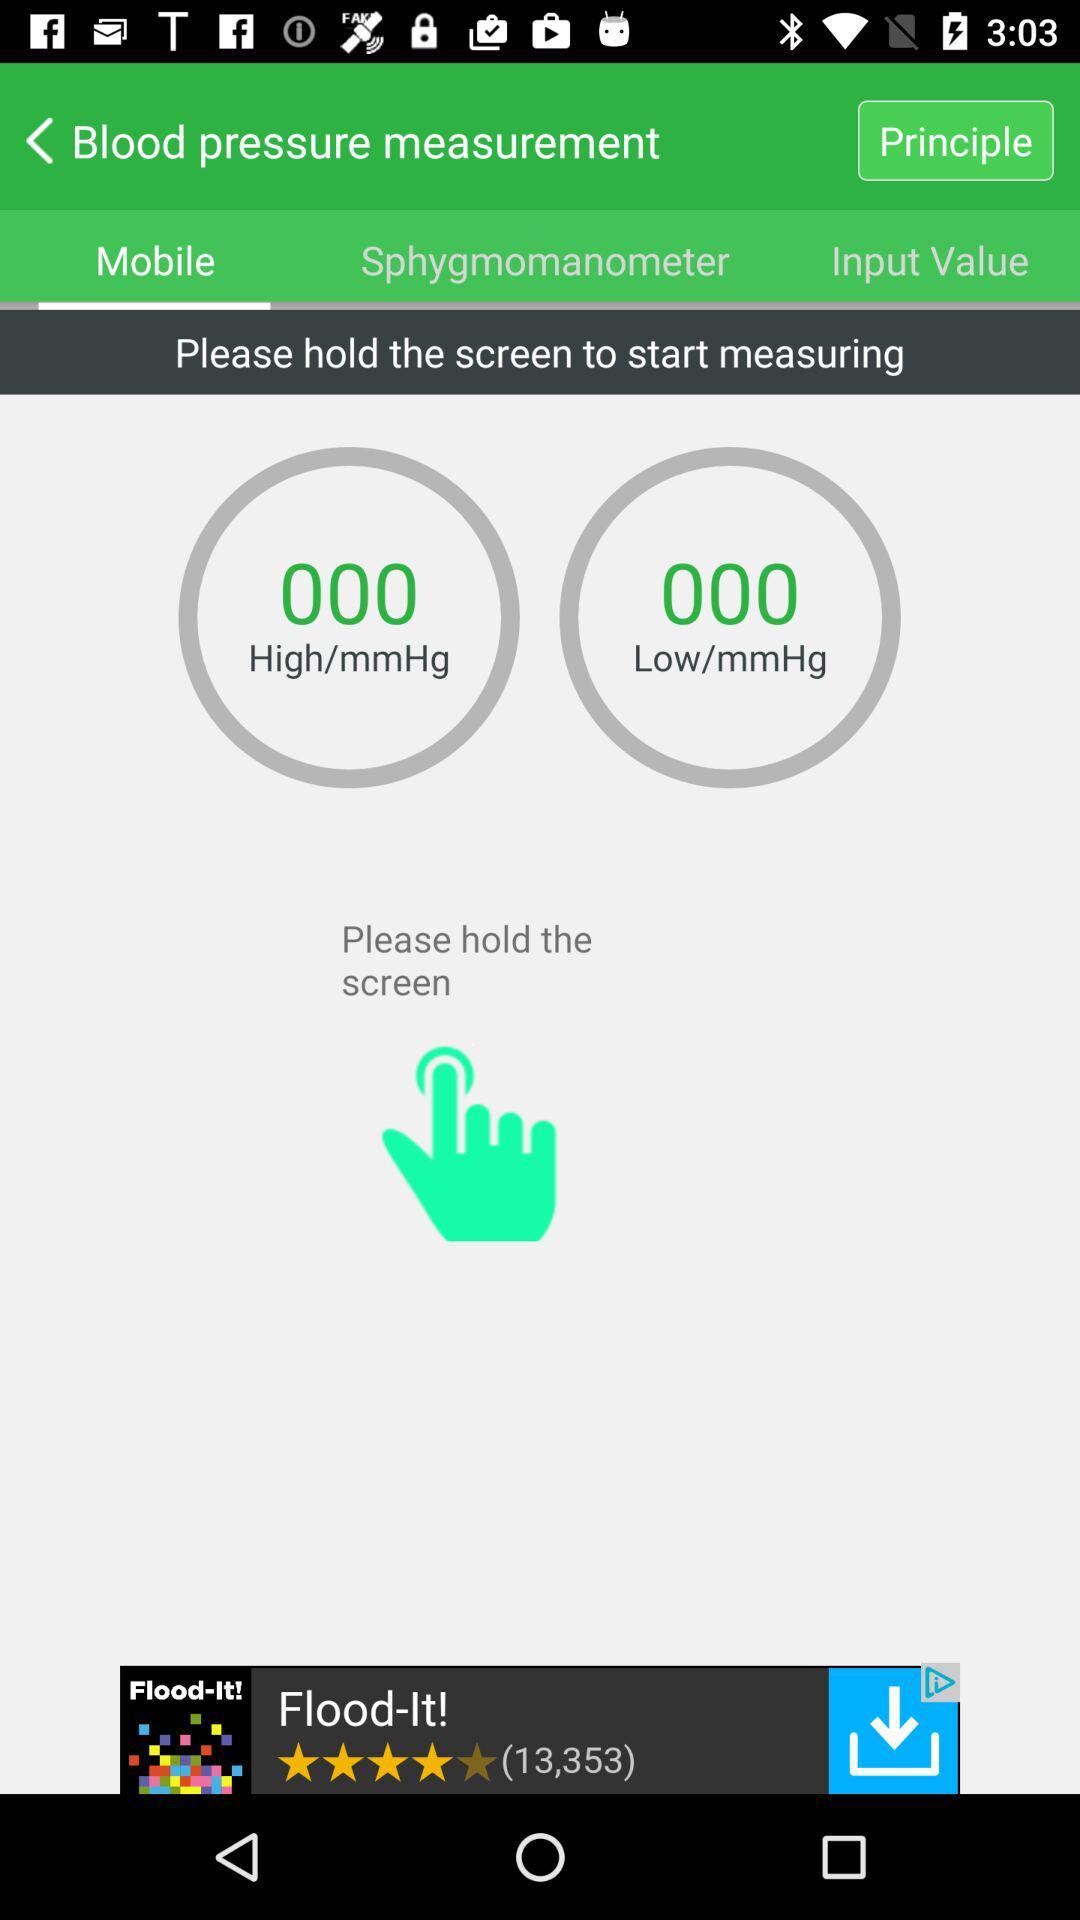  What do you see at coordinates (540, 1727) in the screenshot?
I see `open advertisement` at bounding box center [540, 1727].